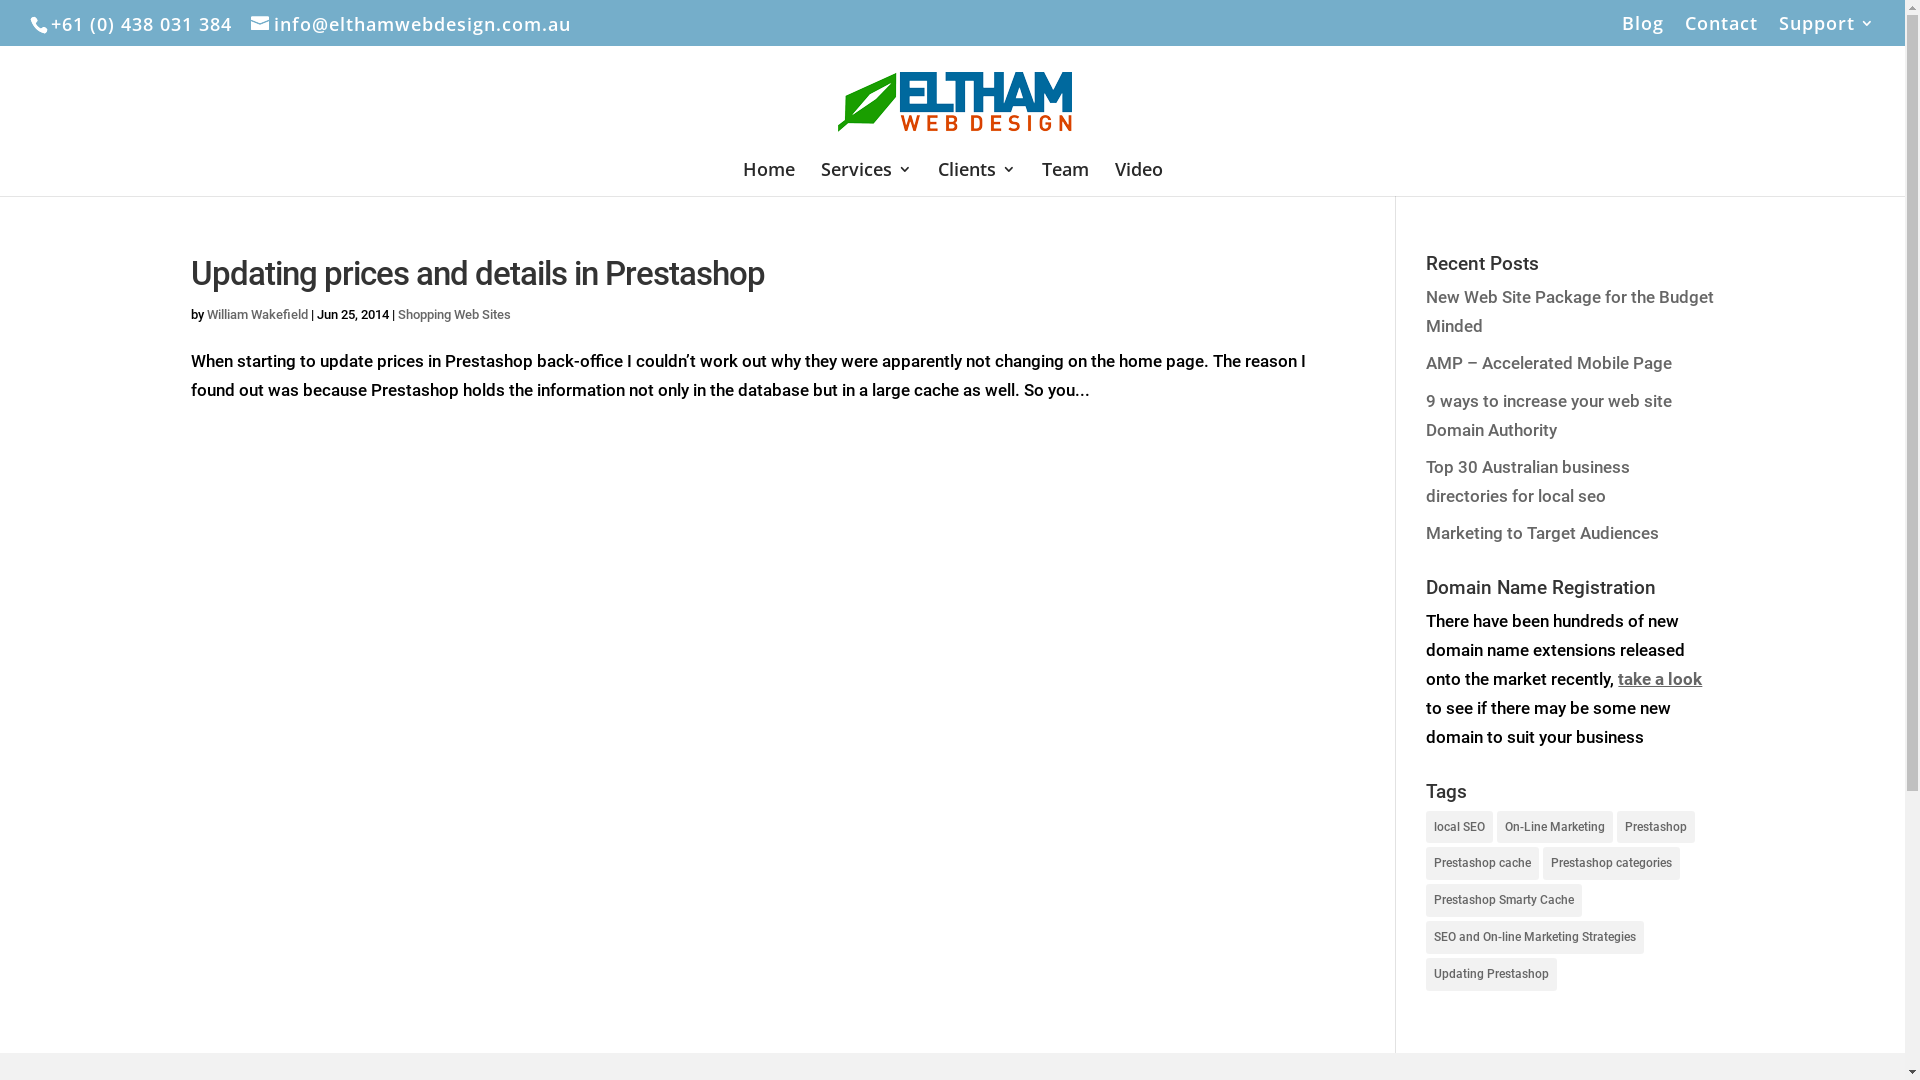 The width and height of the screenshot is (1920, 1080). Describe the element at coordinates (255, 314) in the screenshot. I see `'William Wakefield'` at that location.